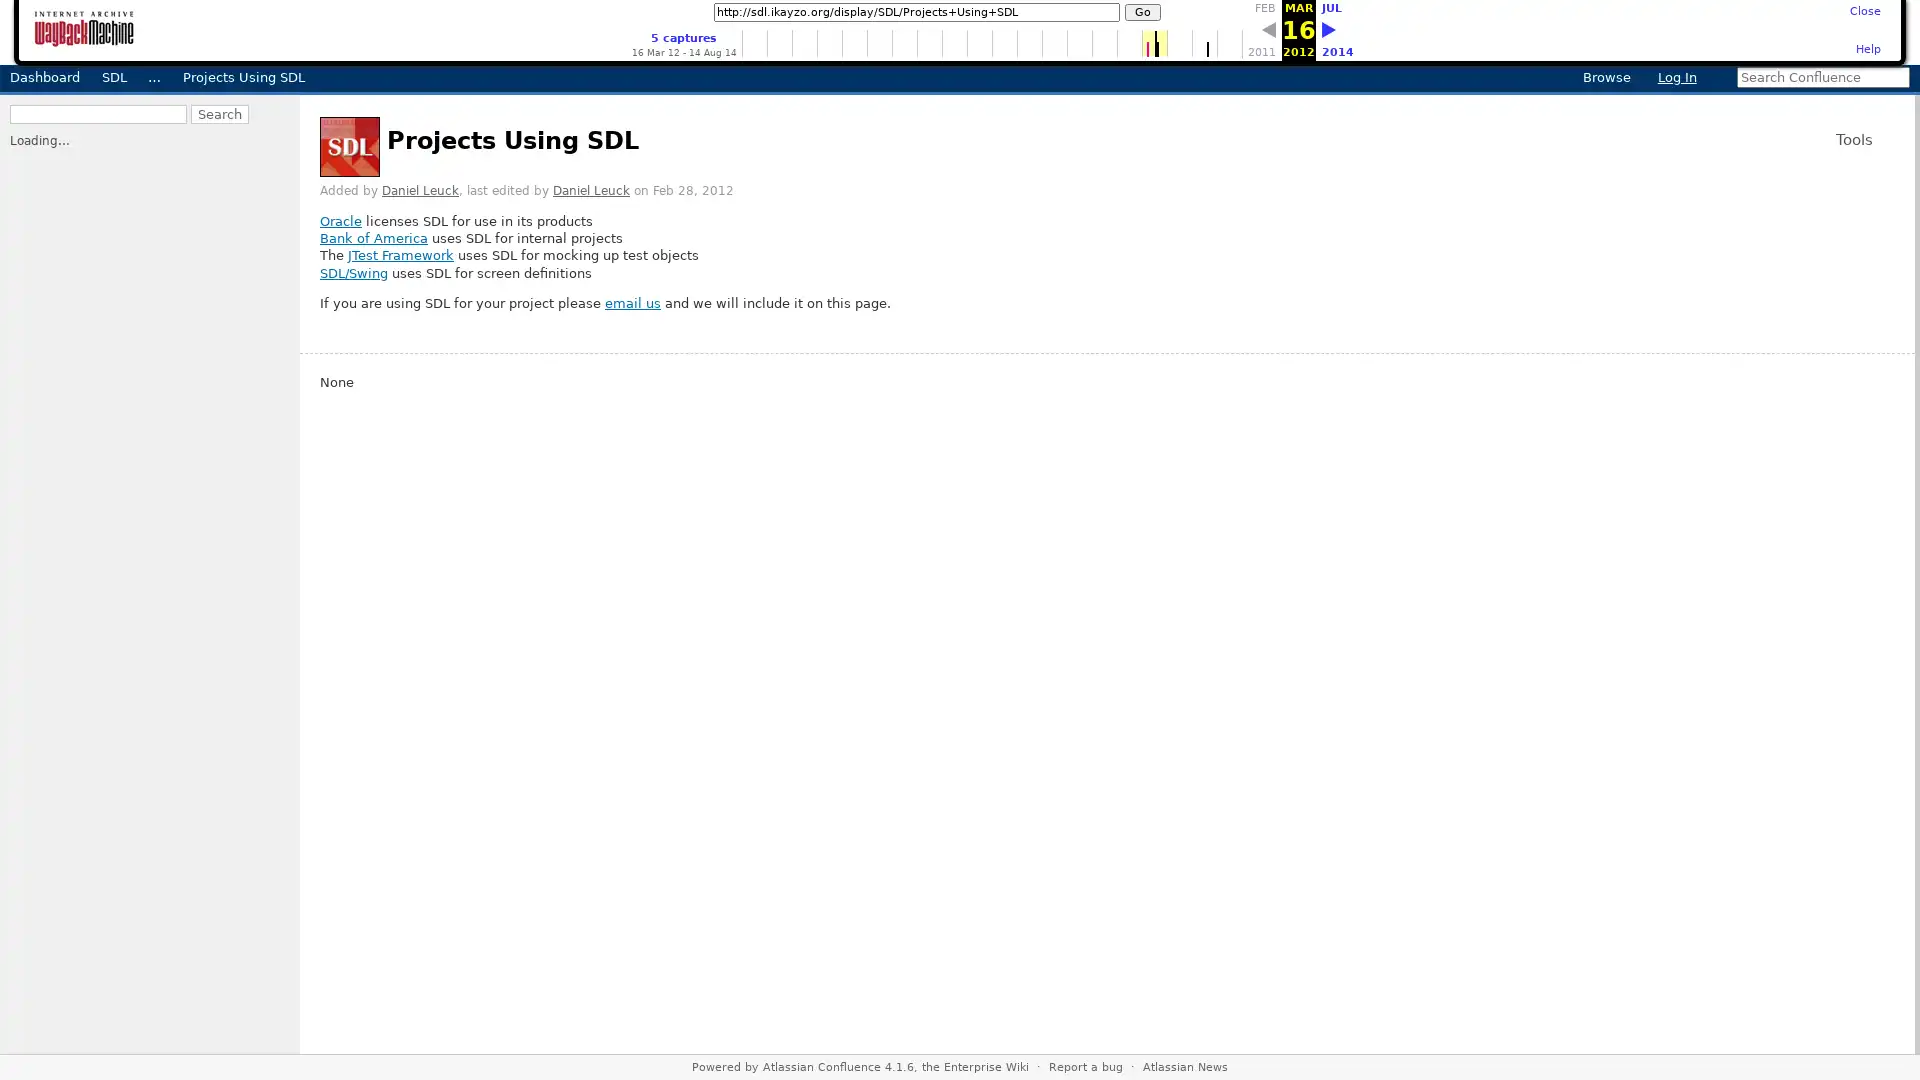 The width and height of the screenshot is (1920, 1080). I want to click on Search, so click(38, 132).